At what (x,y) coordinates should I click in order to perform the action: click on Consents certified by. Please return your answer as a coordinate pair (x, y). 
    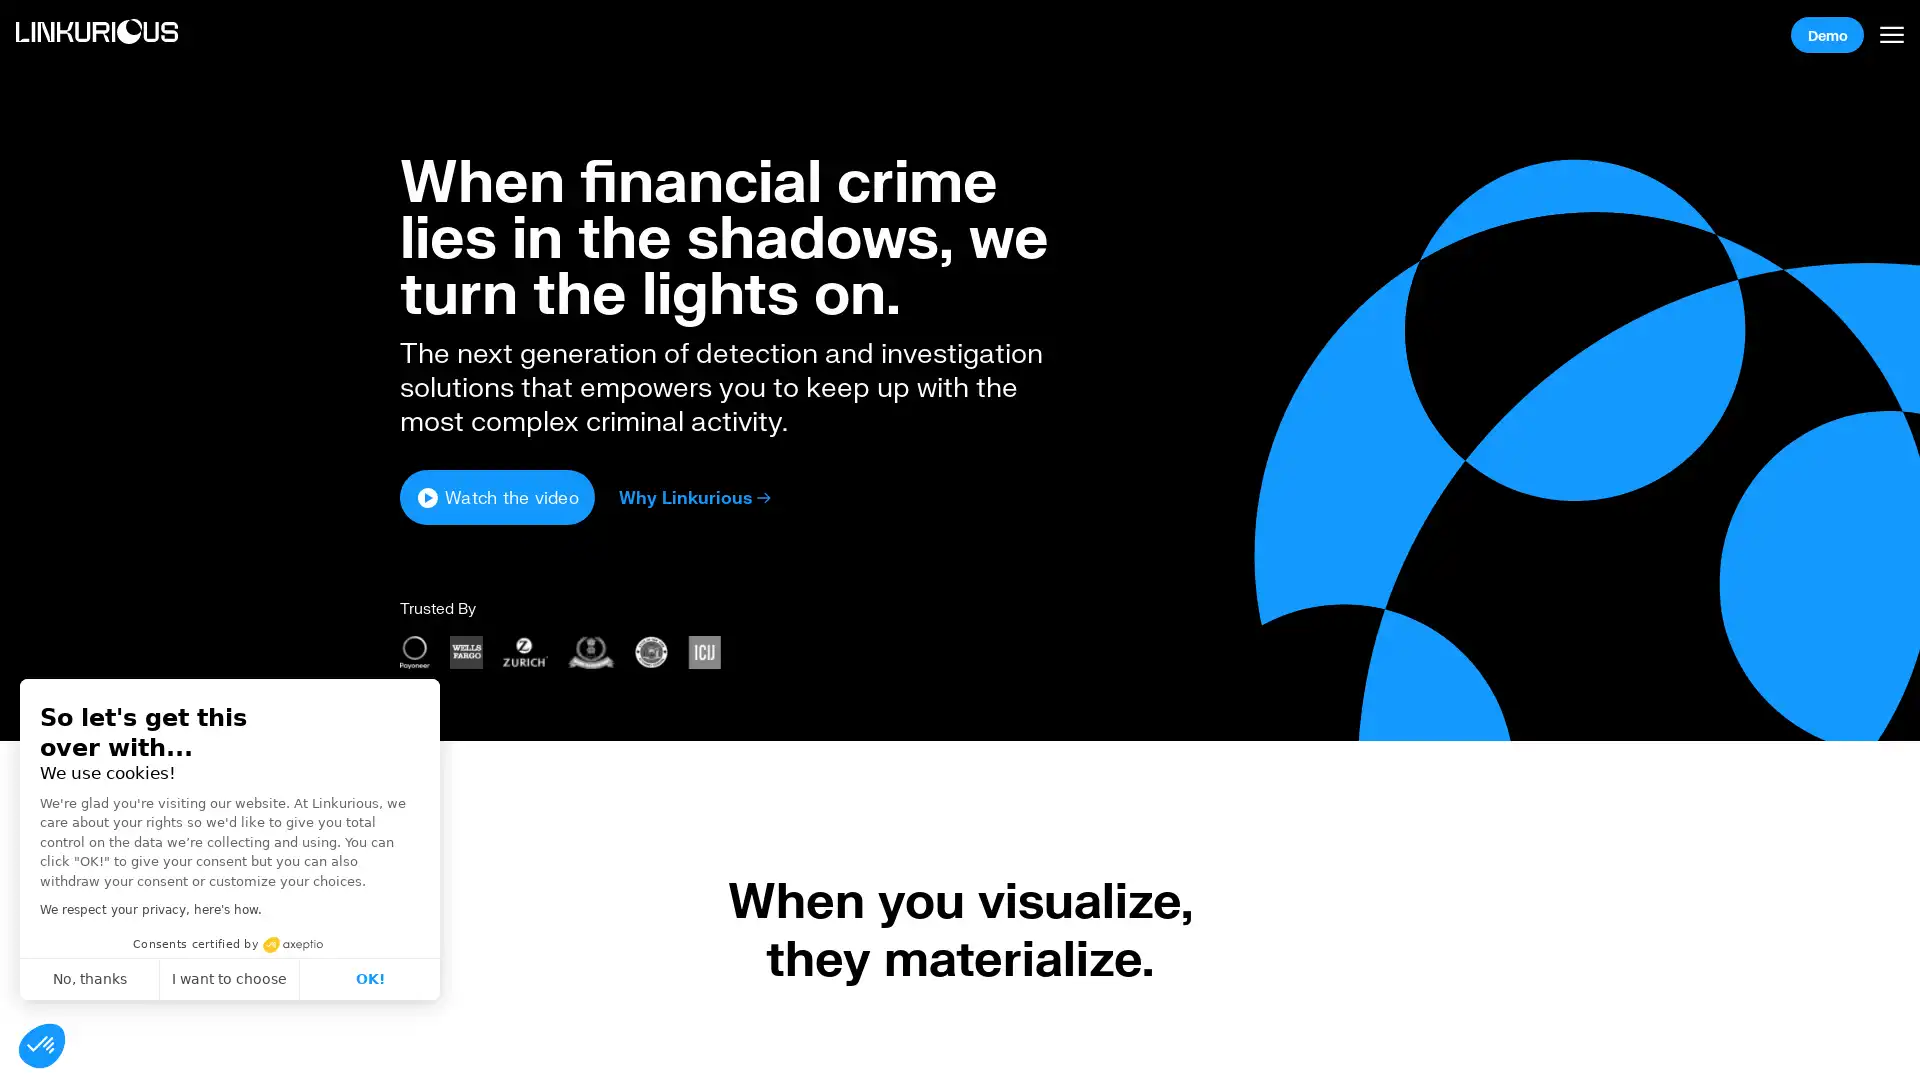
    Looking at the image, I should click on (229, 944).